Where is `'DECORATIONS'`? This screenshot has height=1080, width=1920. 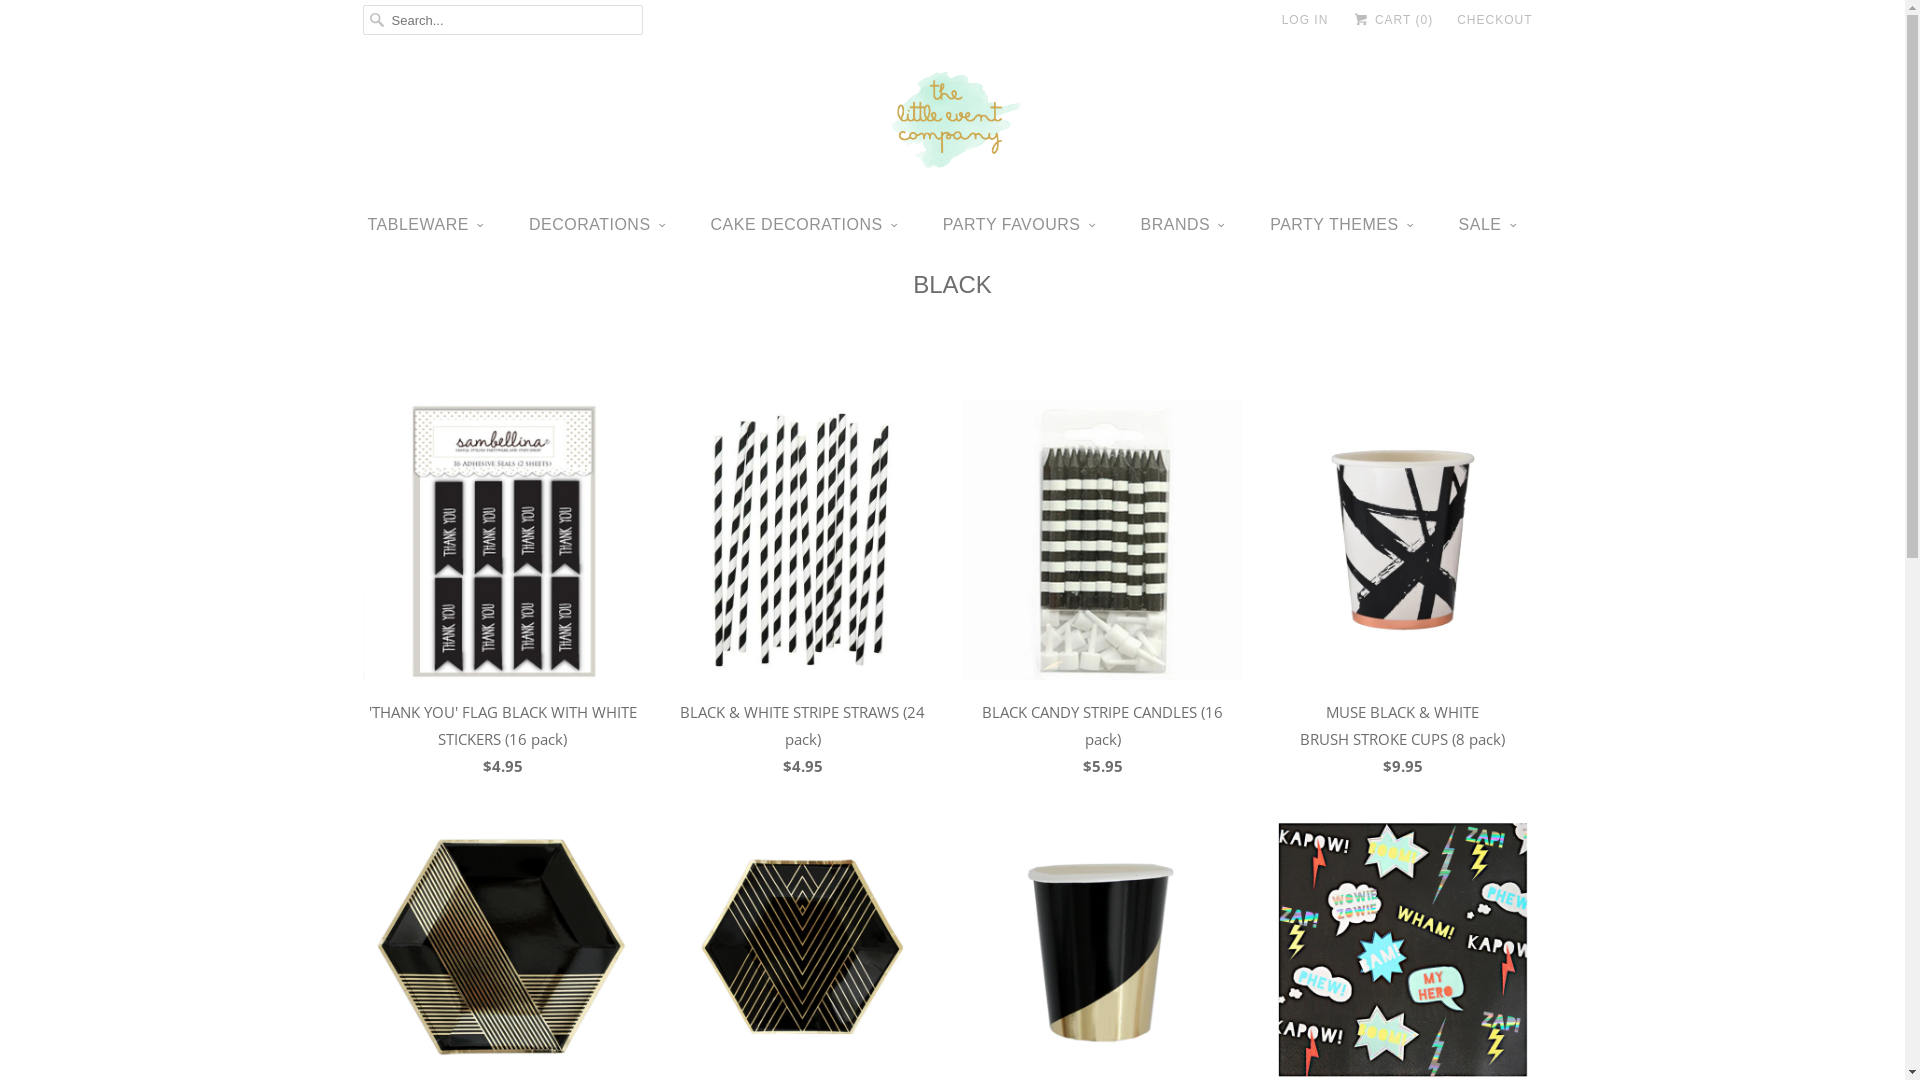 'DECORATIONS' is located at coordinates (597, 225).